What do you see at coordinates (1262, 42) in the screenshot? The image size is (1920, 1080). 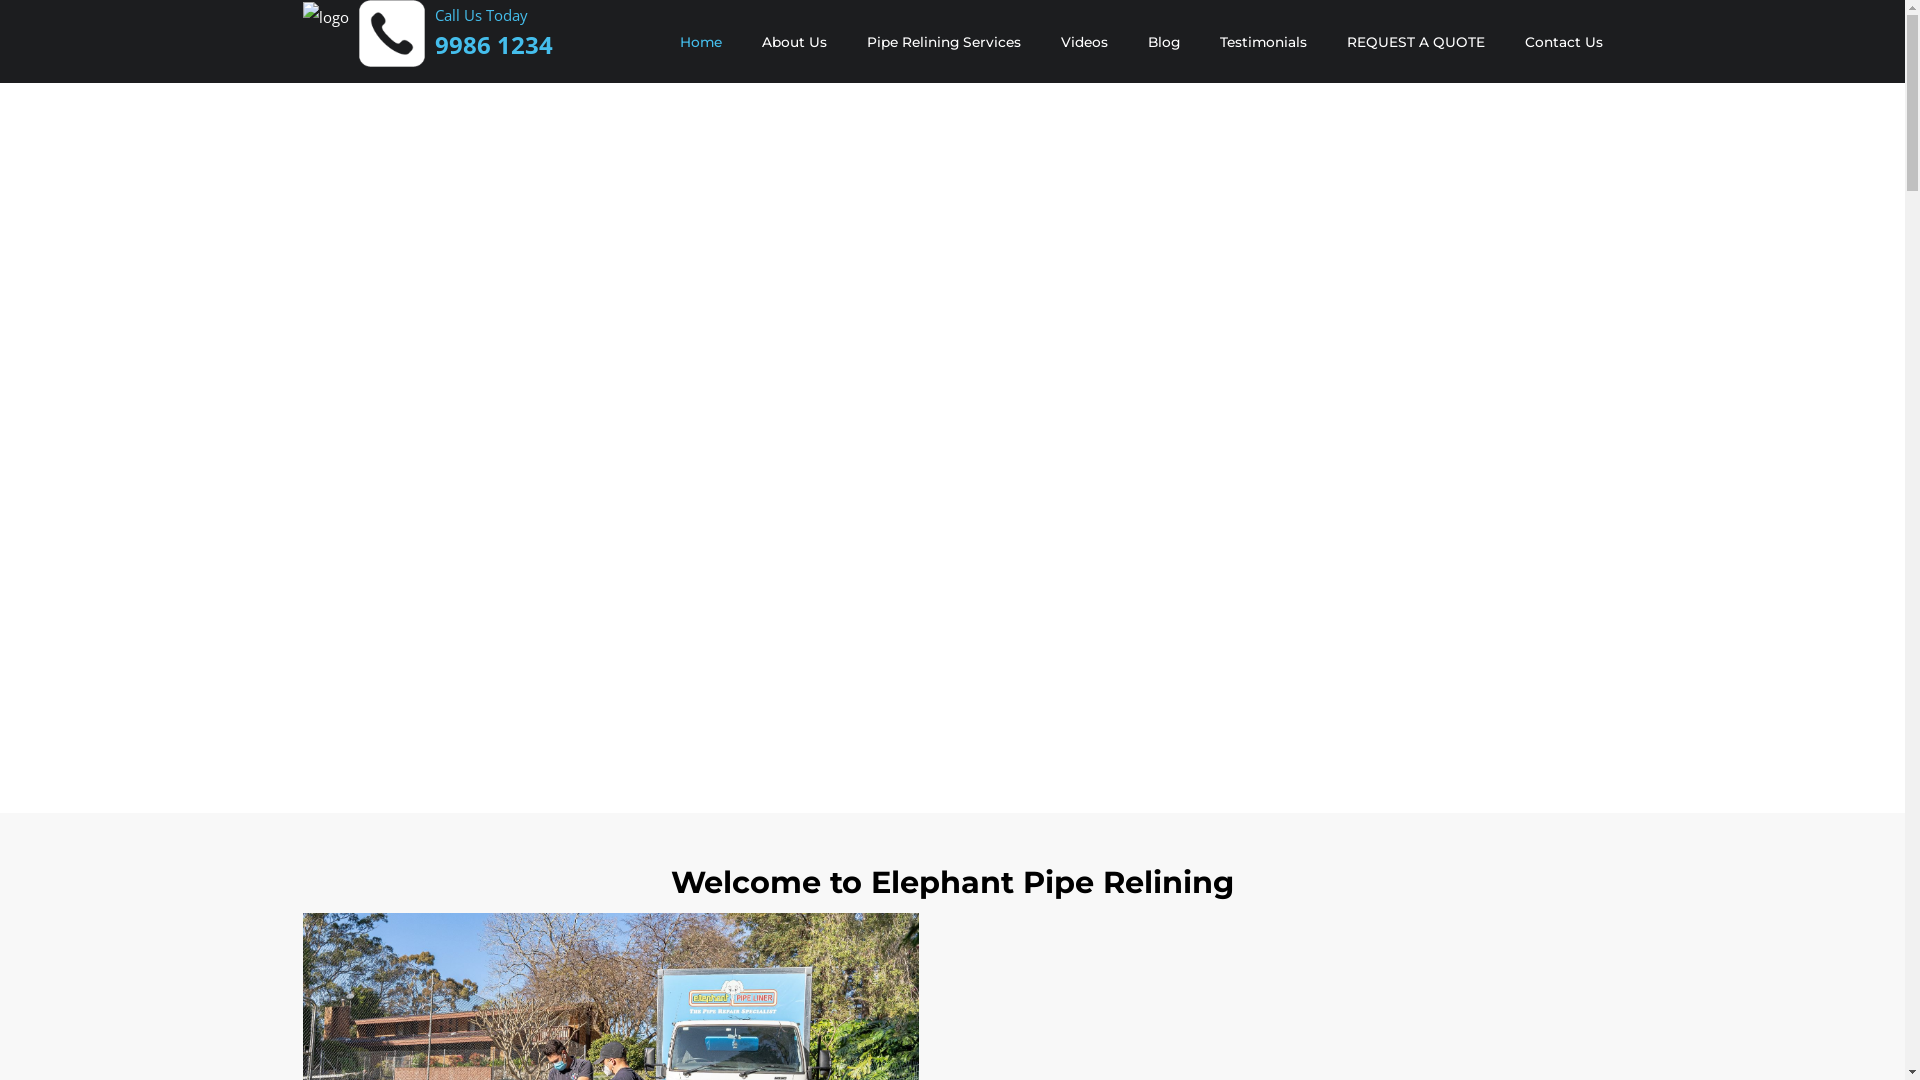 I see `'Testimonials'` at bounding box center [1262, 42].